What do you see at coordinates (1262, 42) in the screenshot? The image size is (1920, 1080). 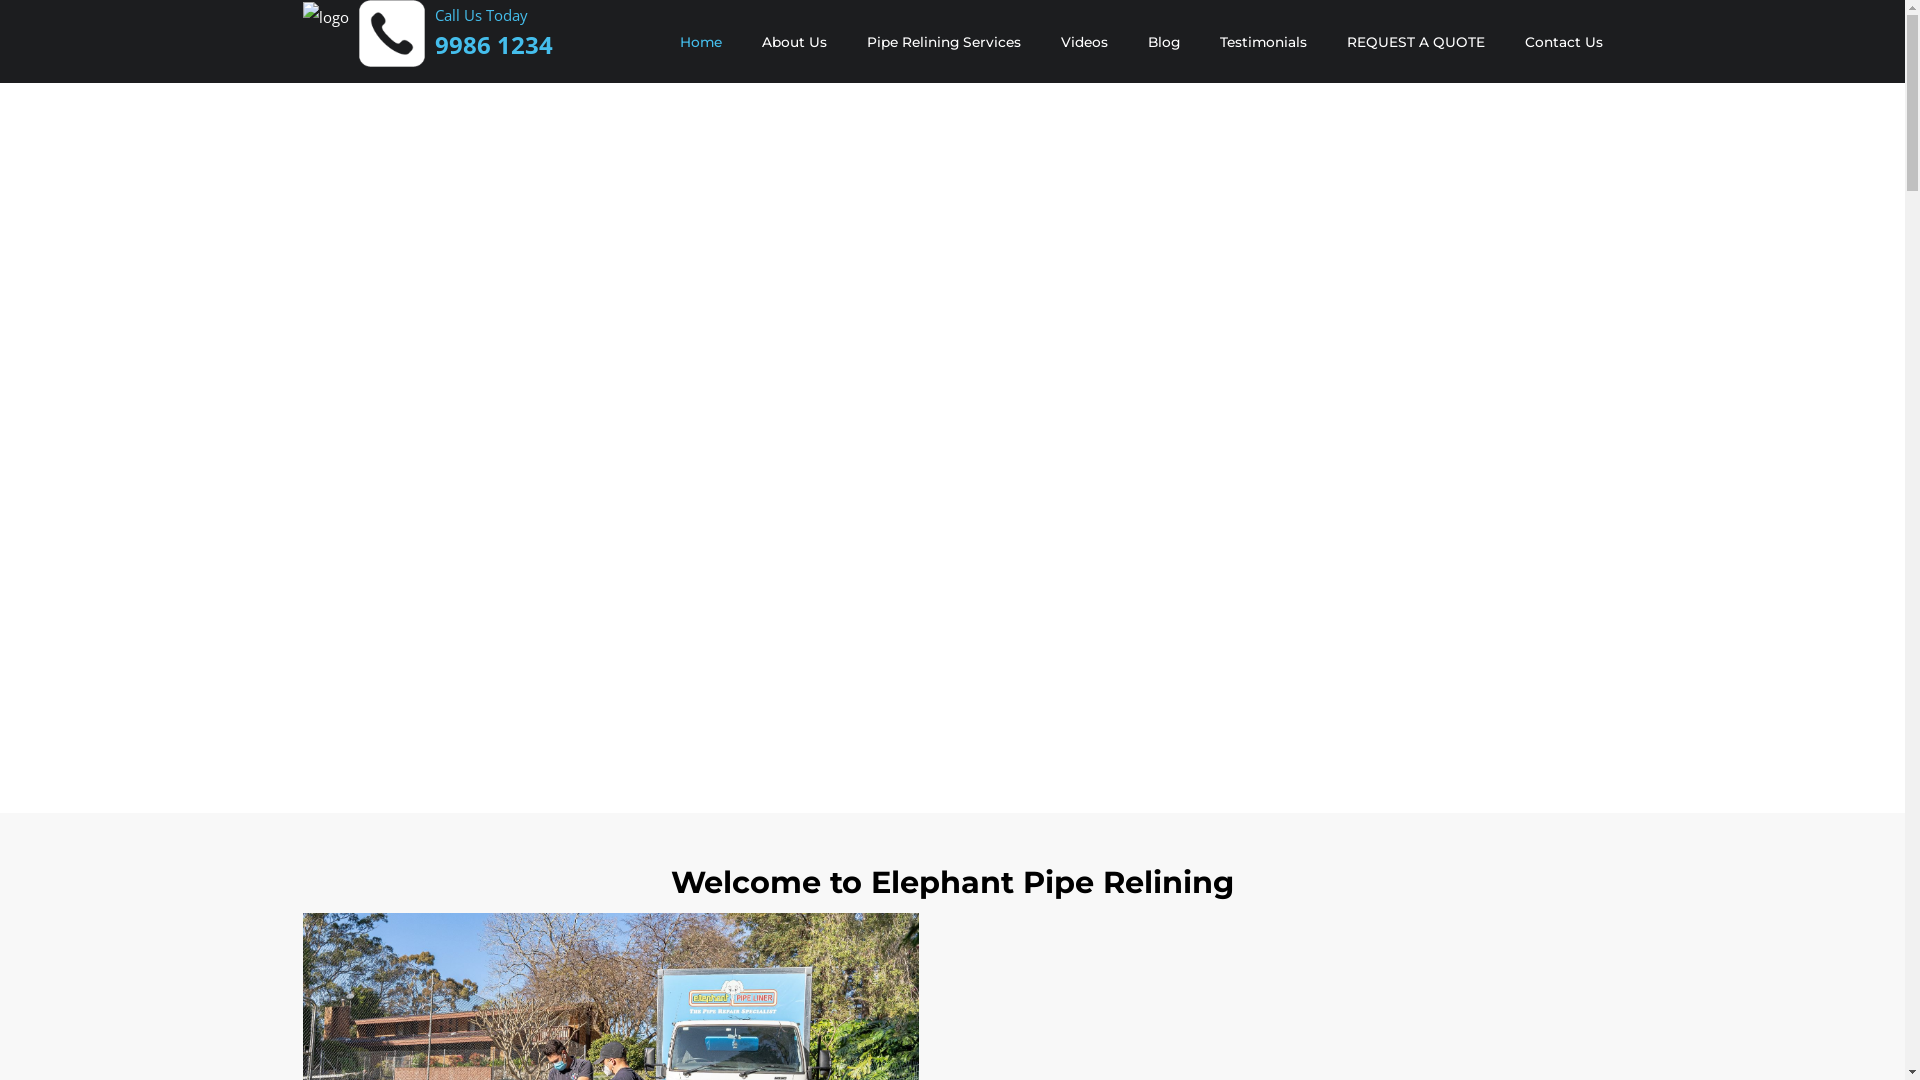 I see `'Testimonials'` at bounding box center [1262, 42].